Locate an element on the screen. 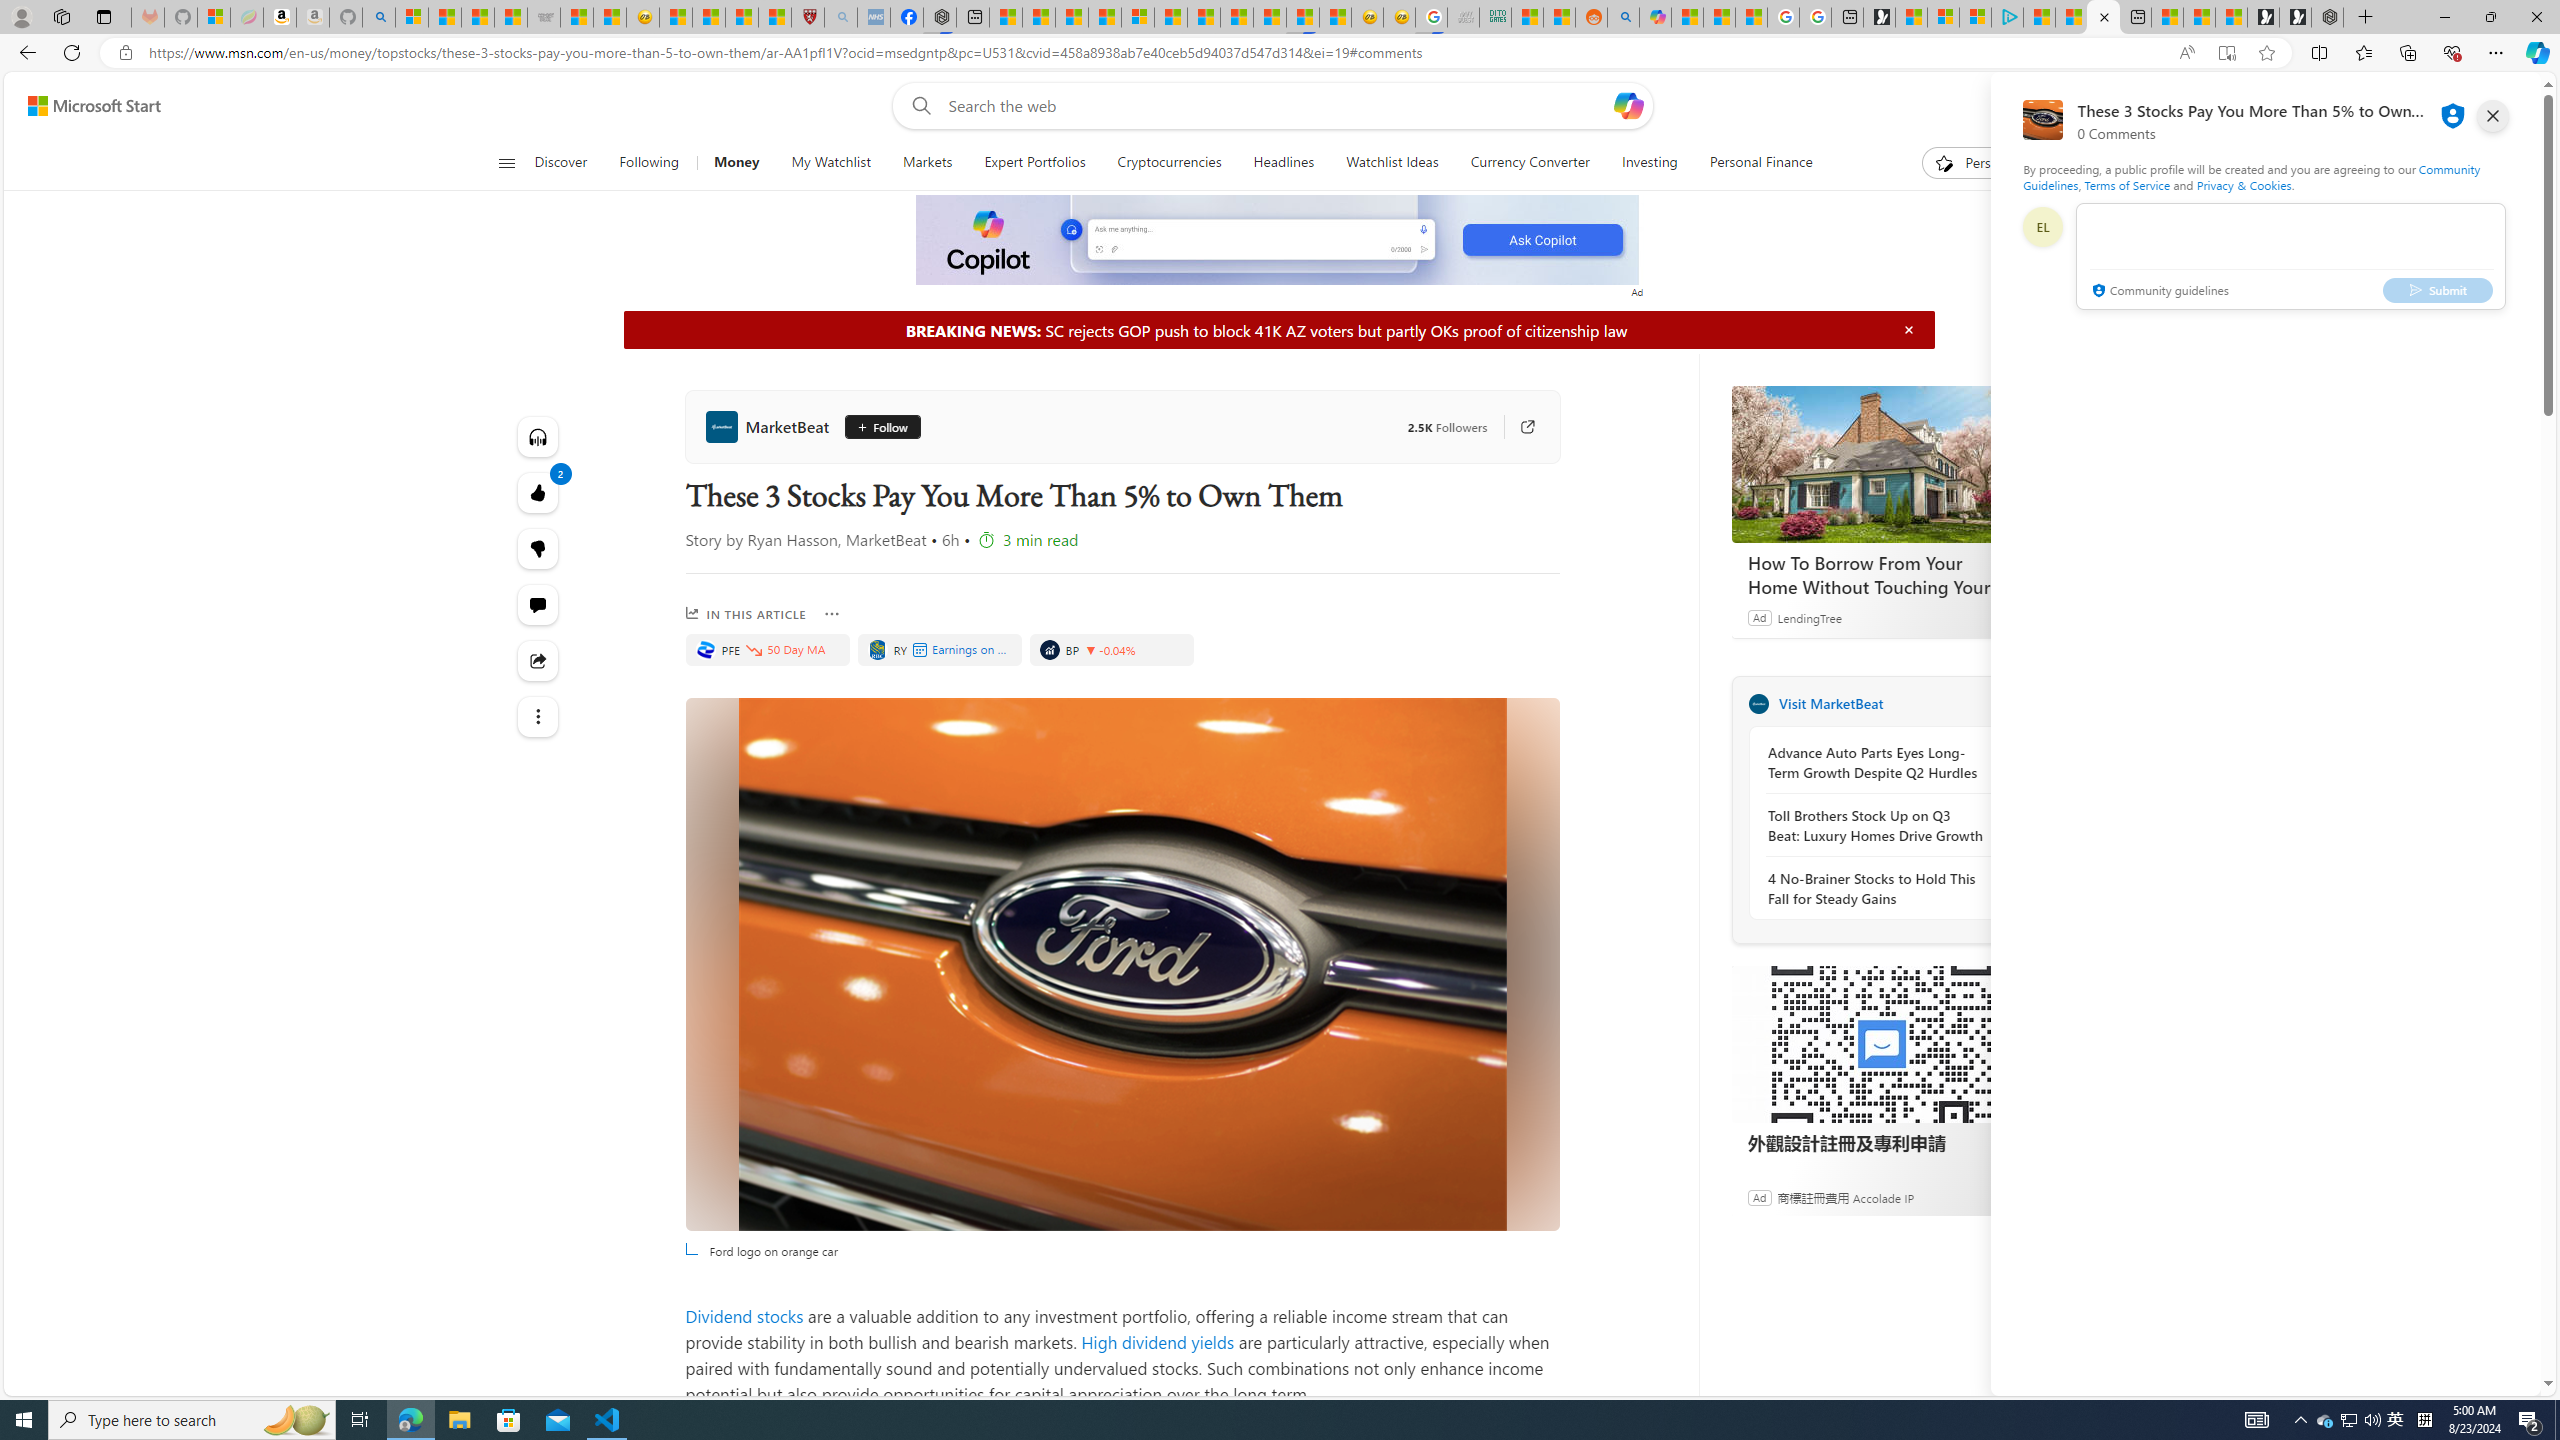  'ROYAL BANK OF CANADA' is located at coordinates (877, 648).